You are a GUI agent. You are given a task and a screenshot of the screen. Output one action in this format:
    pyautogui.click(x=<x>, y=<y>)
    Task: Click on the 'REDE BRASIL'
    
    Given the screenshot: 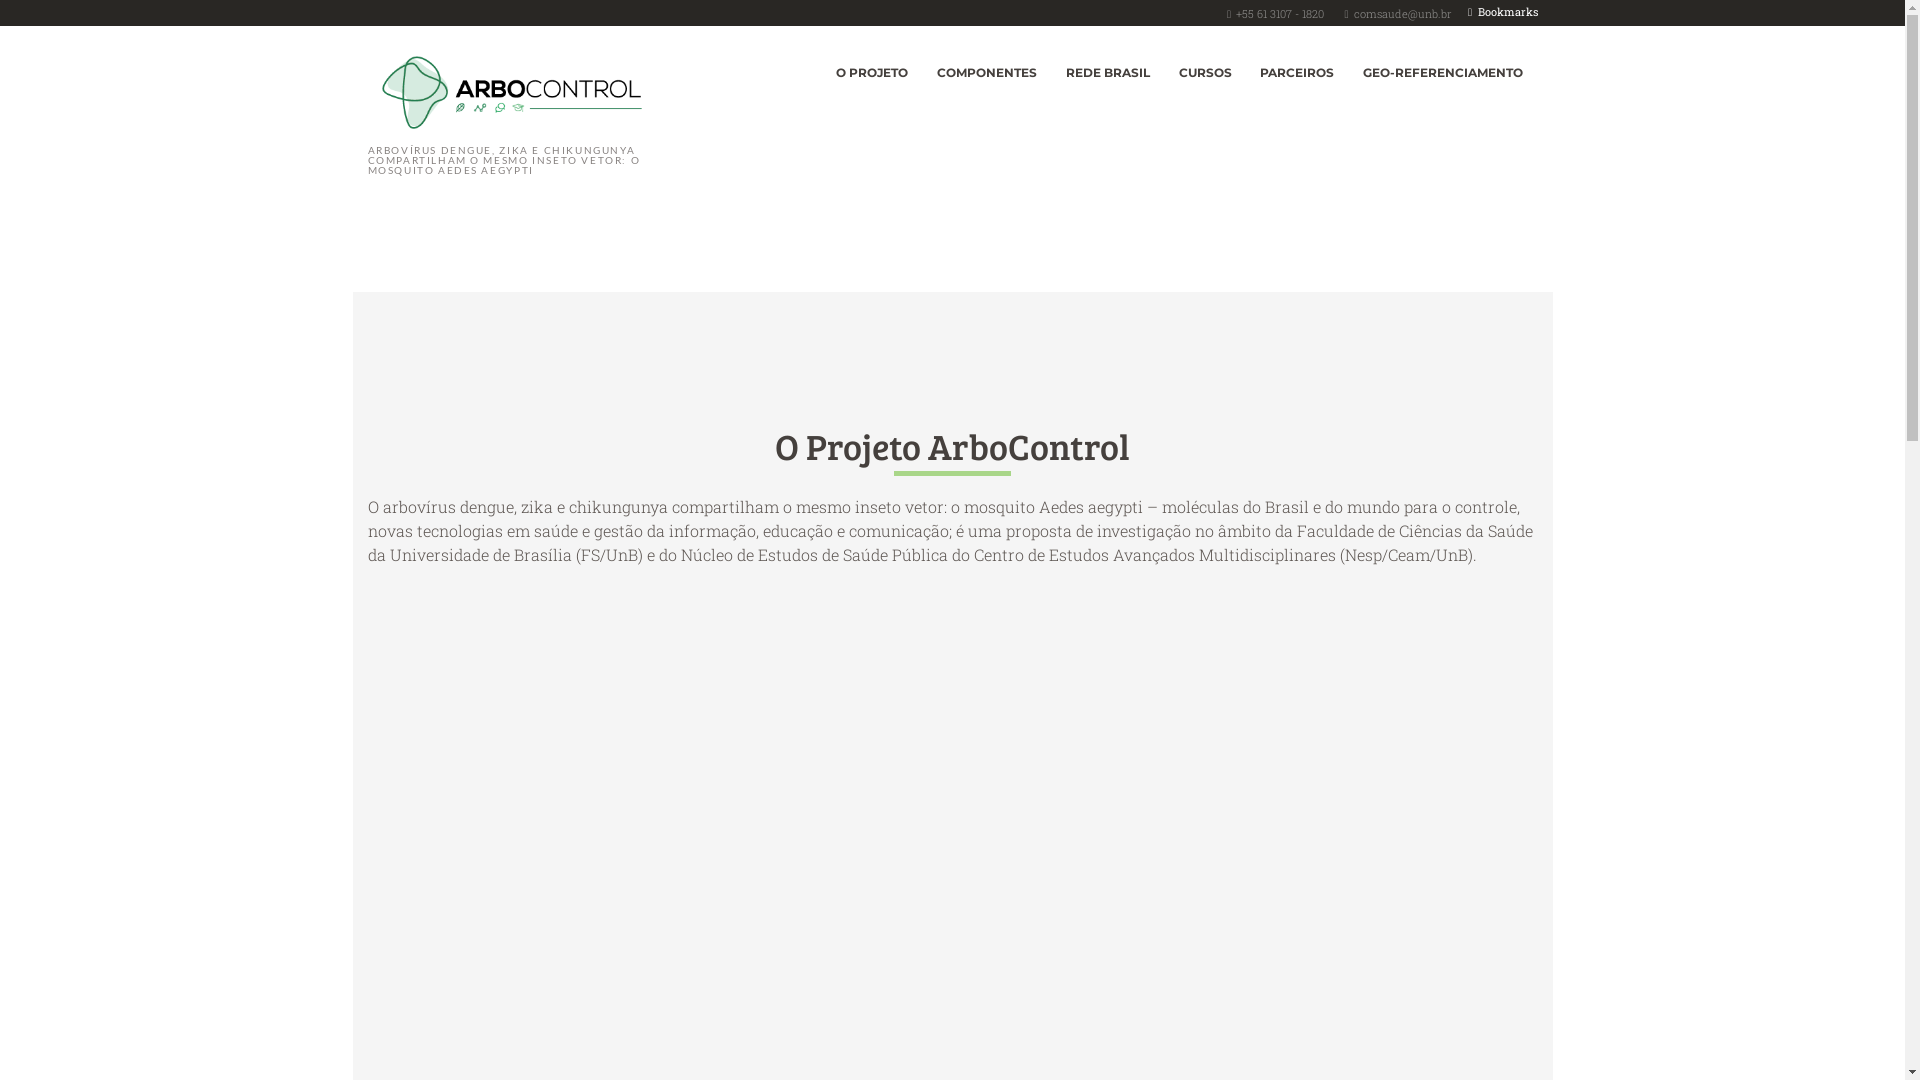 What is the action you would take?
    pyautogui.click(x=1050, y=72)
    